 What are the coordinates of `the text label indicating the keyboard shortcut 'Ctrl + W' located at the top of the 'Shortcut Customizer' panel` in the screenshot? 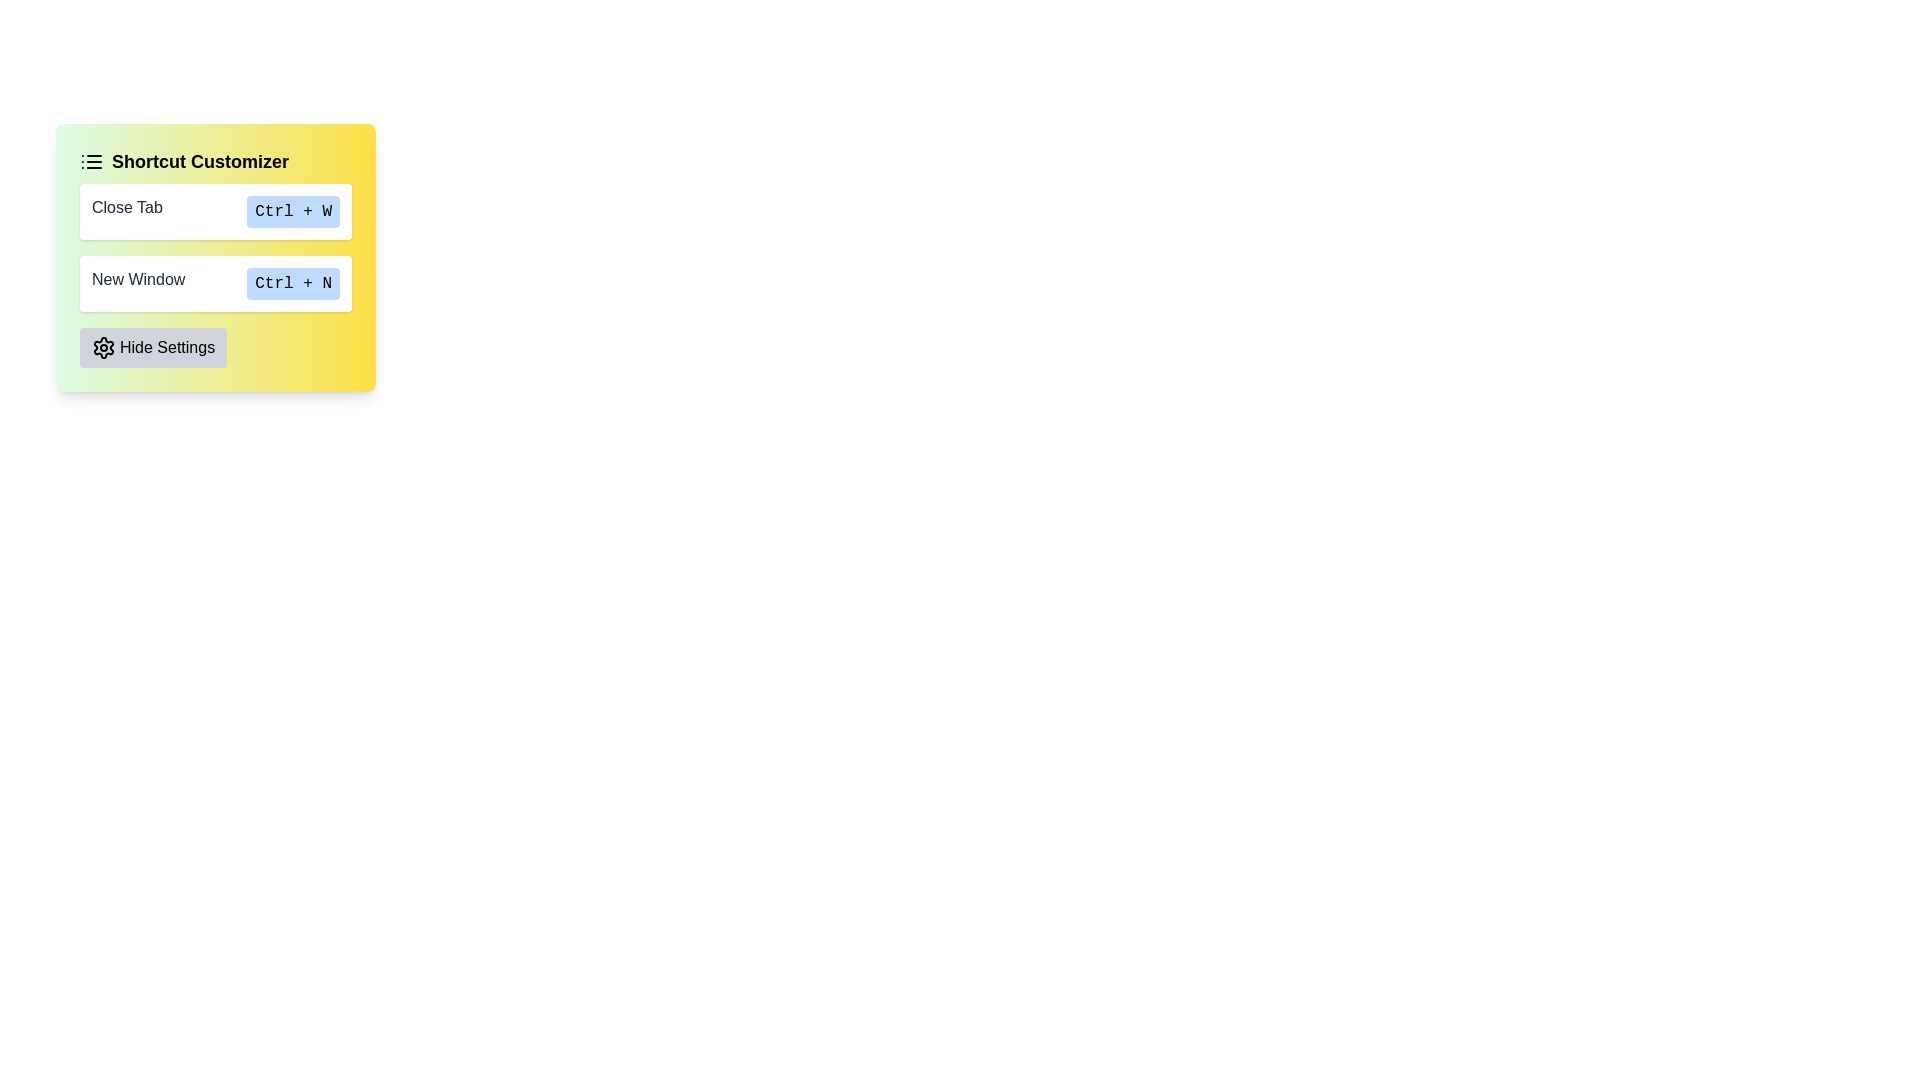 It's located at (126, 212).